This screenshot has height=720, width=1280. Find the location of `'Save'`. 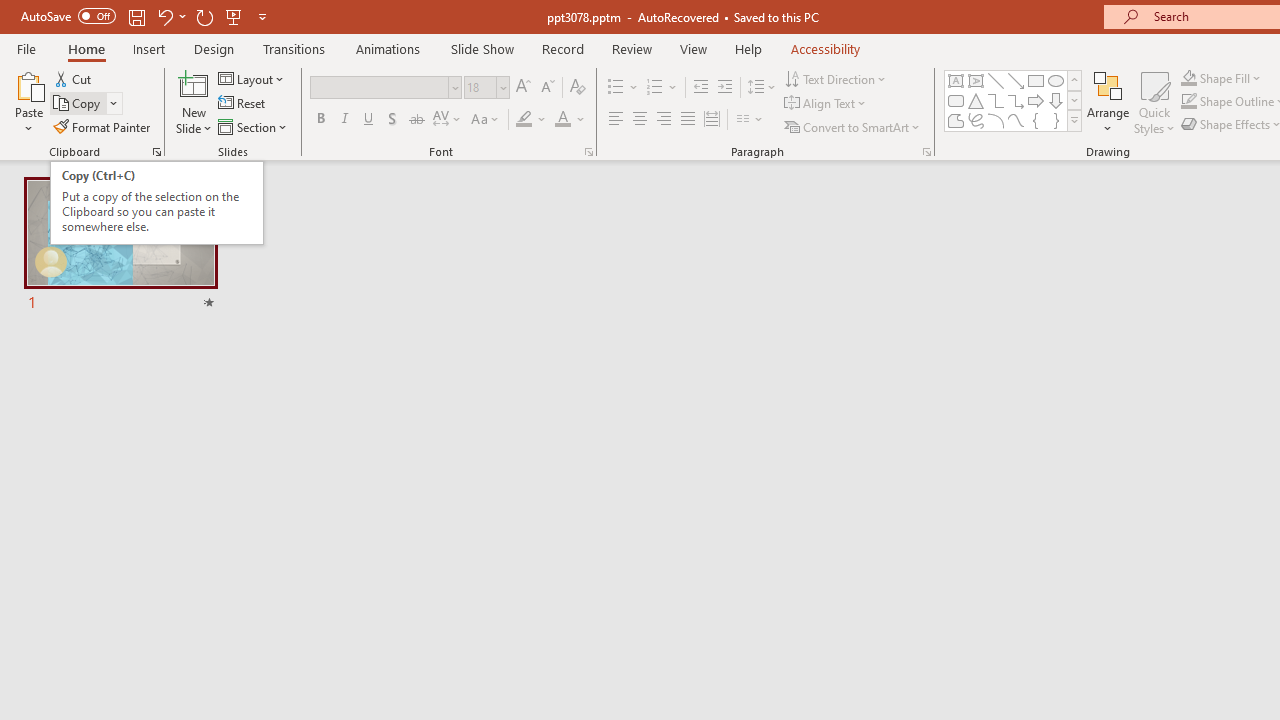

'Save' is located at coordinates (135, 16).